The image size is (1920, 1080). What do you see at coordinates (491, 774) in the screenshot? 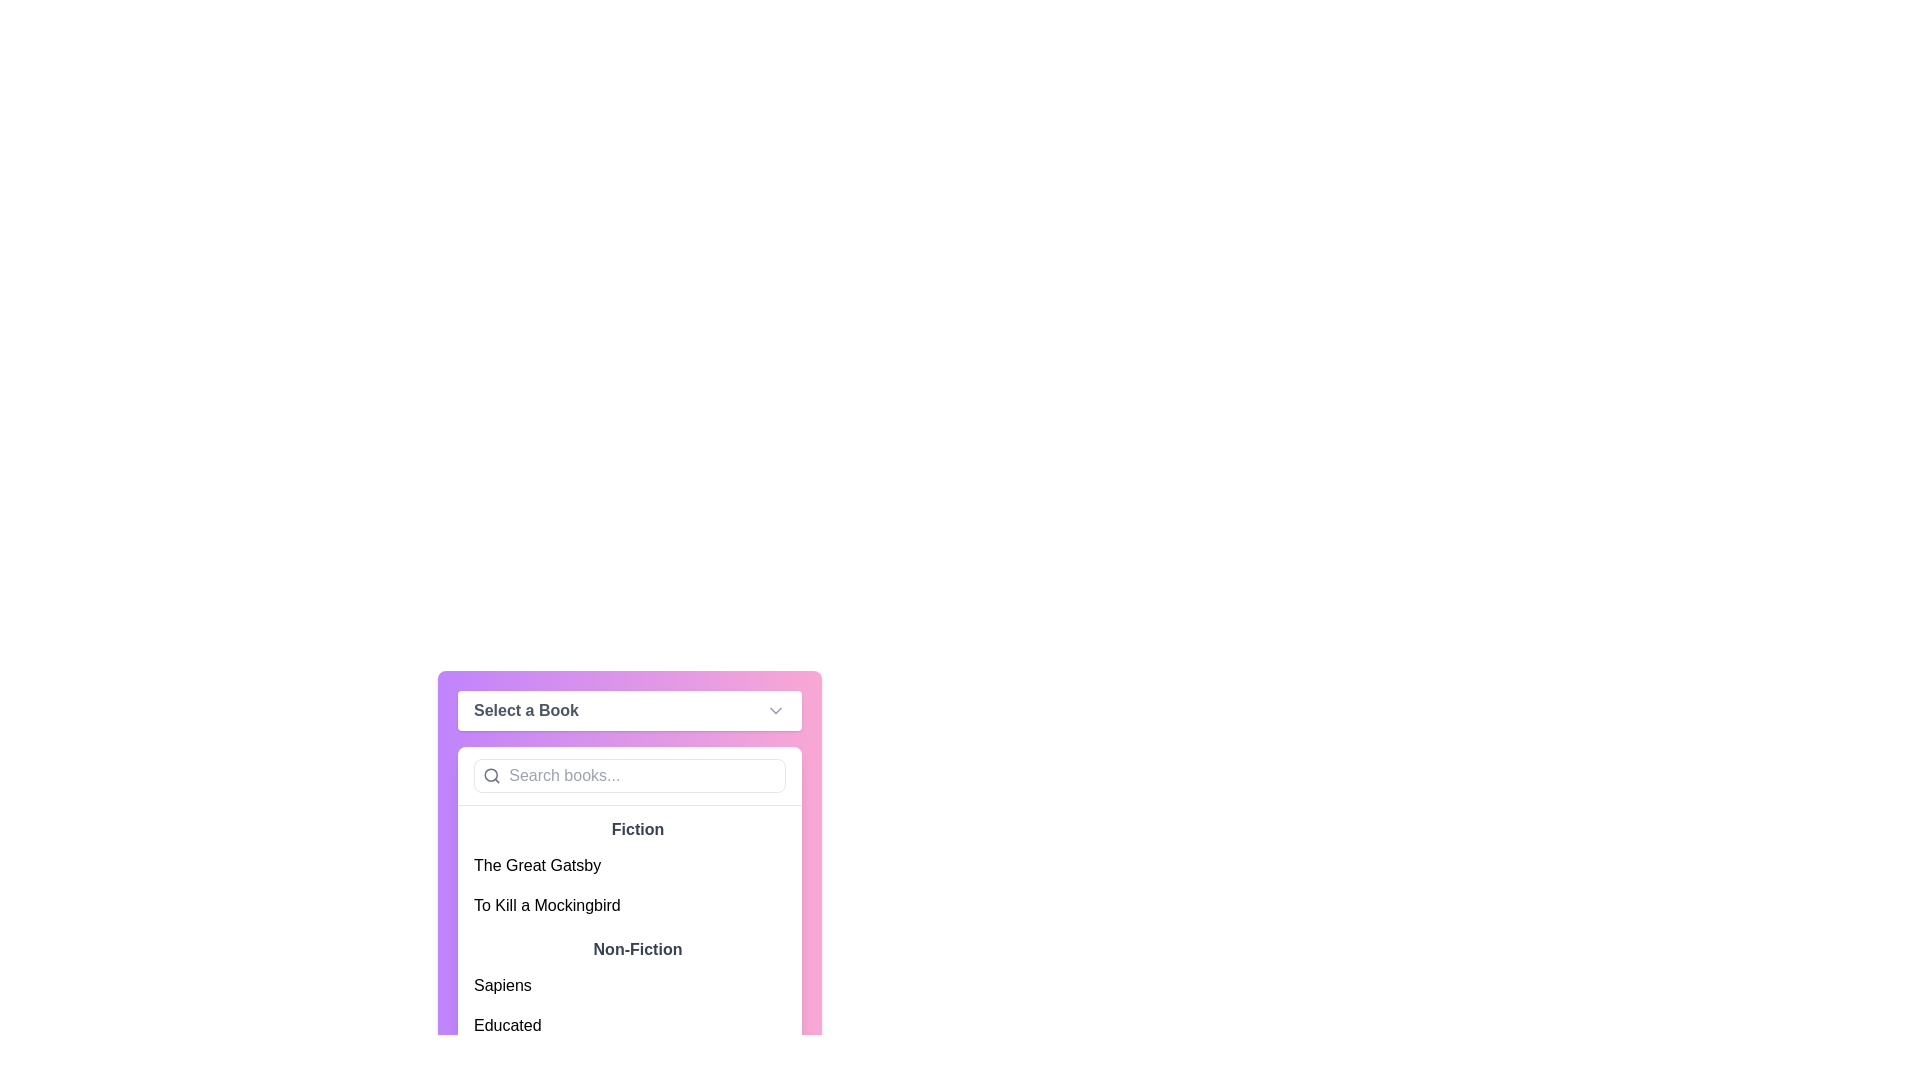
I see `the Svg circle, which is part of the magnifying glass icon located inside the search input box labeled 'Search books...'` at bounding box center [491, 774].